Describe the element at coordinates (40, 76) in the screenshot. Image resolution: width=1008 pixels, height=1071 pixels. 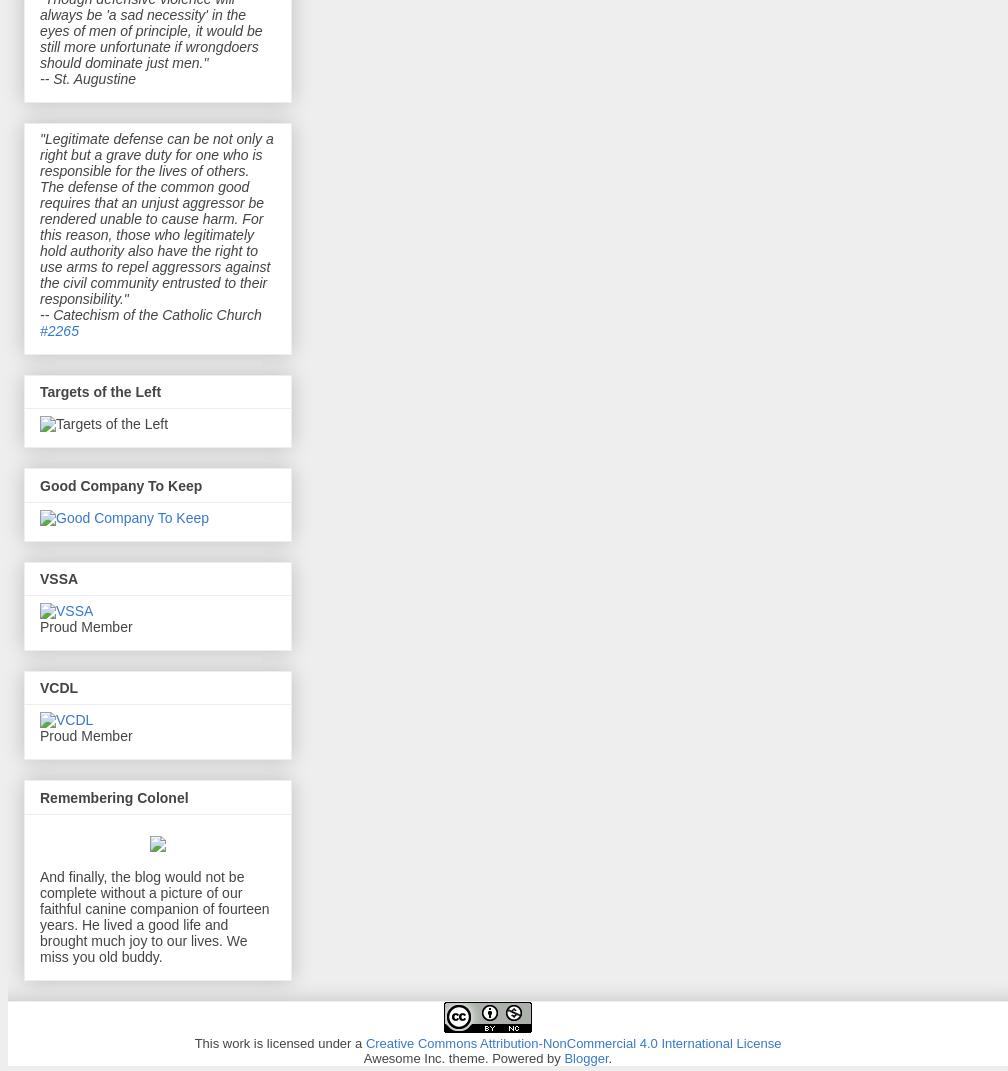
I see `'-- St. Augustine'` at that location.